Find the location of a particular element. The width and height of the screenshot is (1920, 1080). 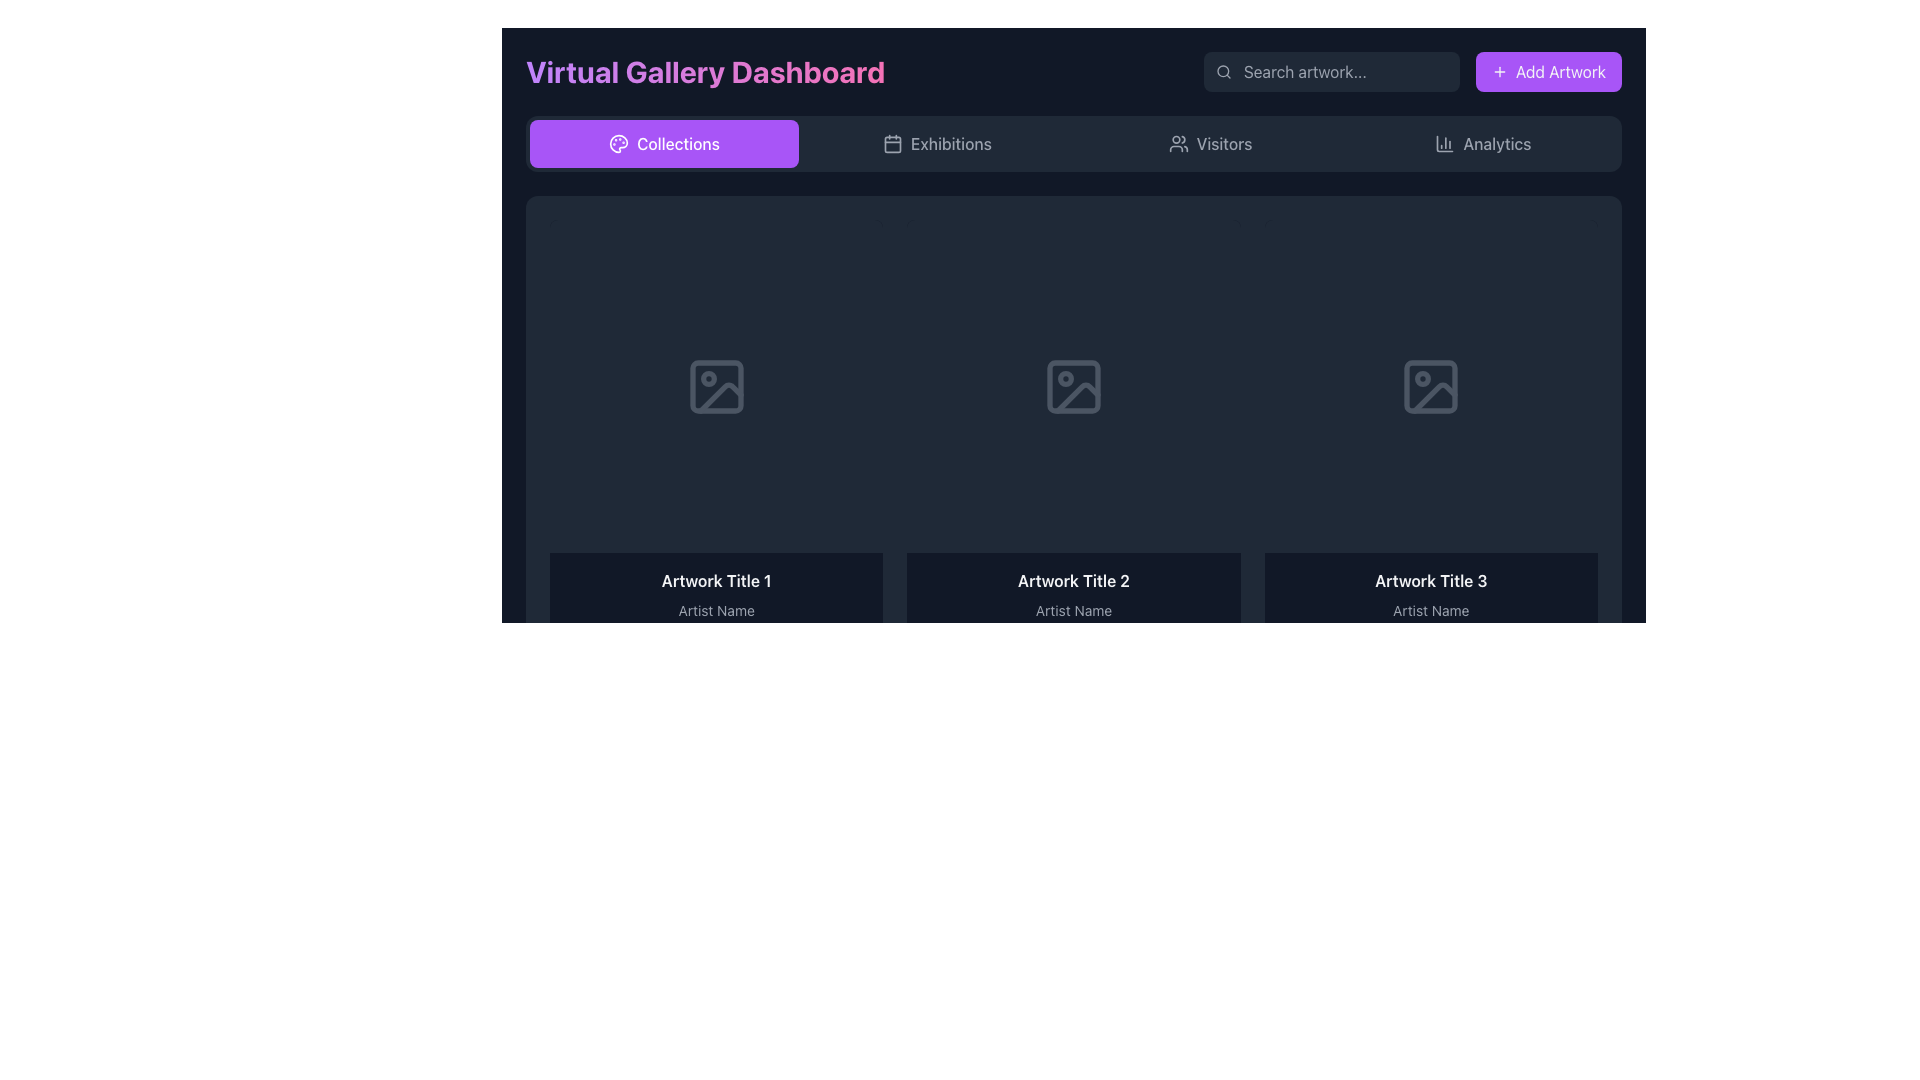

the search bar icon located in the top navigation bar, which visually indicates that the associated input field is a search bar is located at coordinates (1222, 71).